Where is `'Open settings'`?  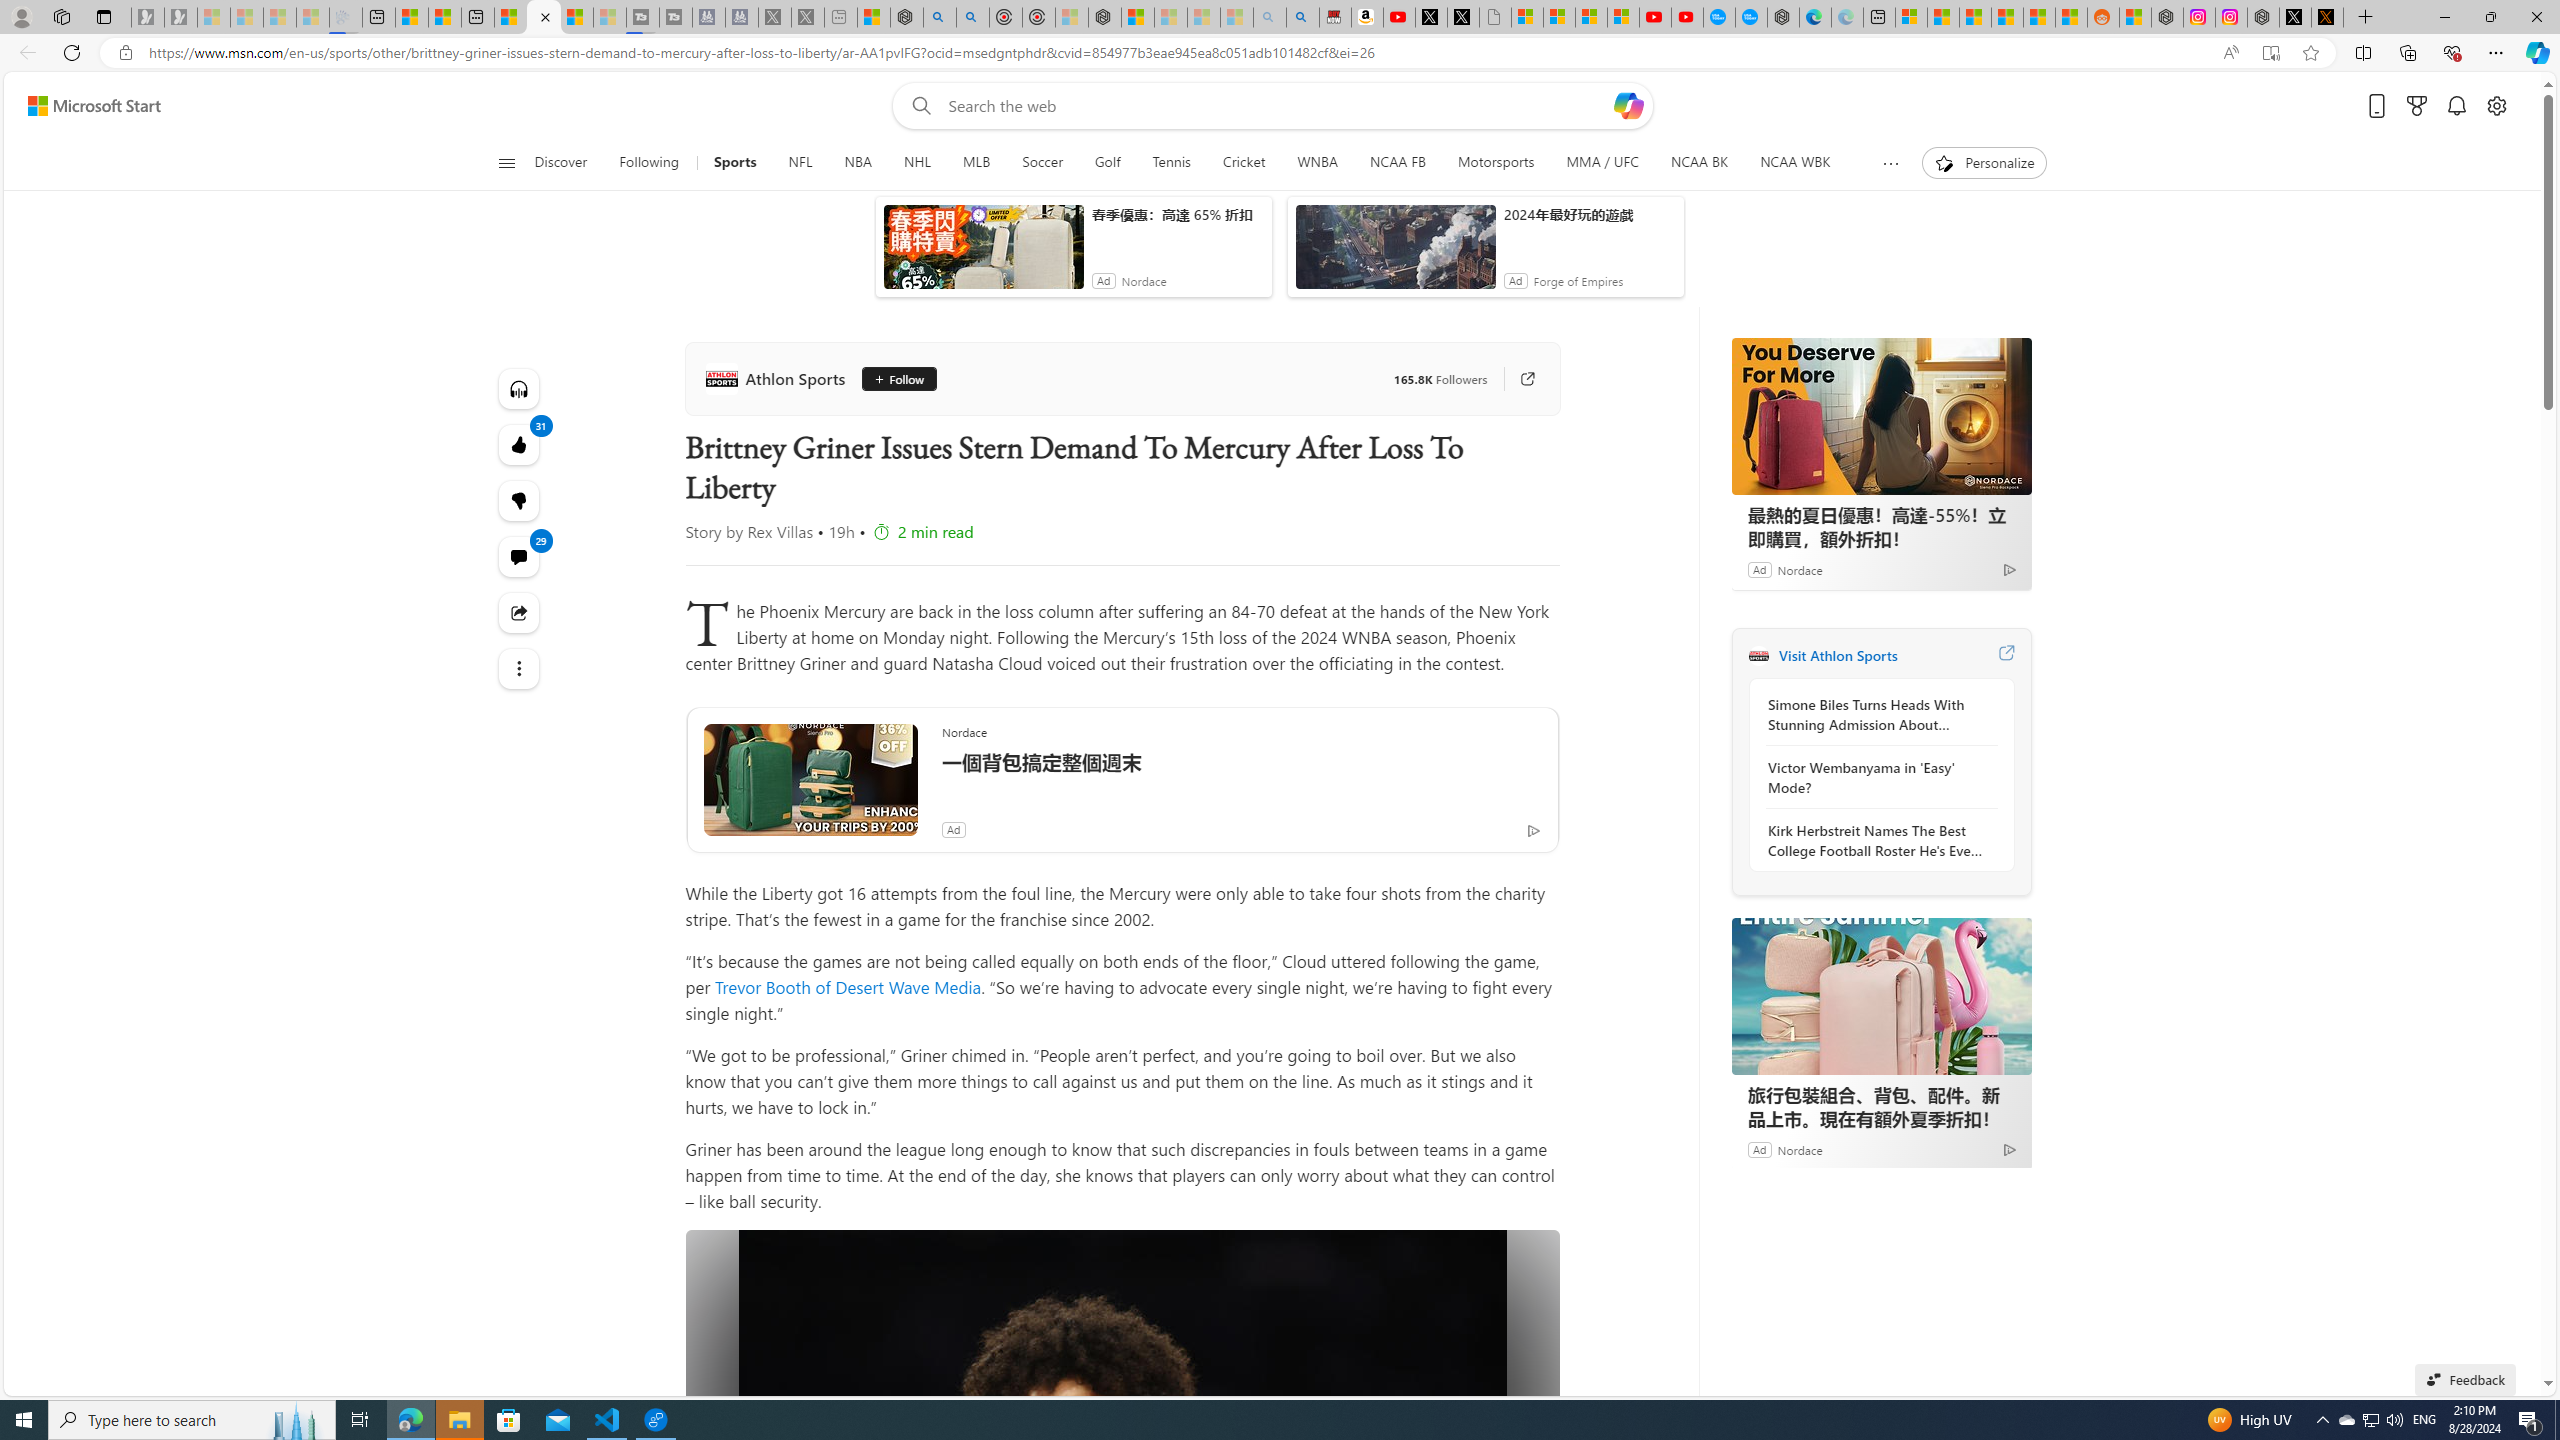 'Open settings' is located at coordinates (2496, 106).